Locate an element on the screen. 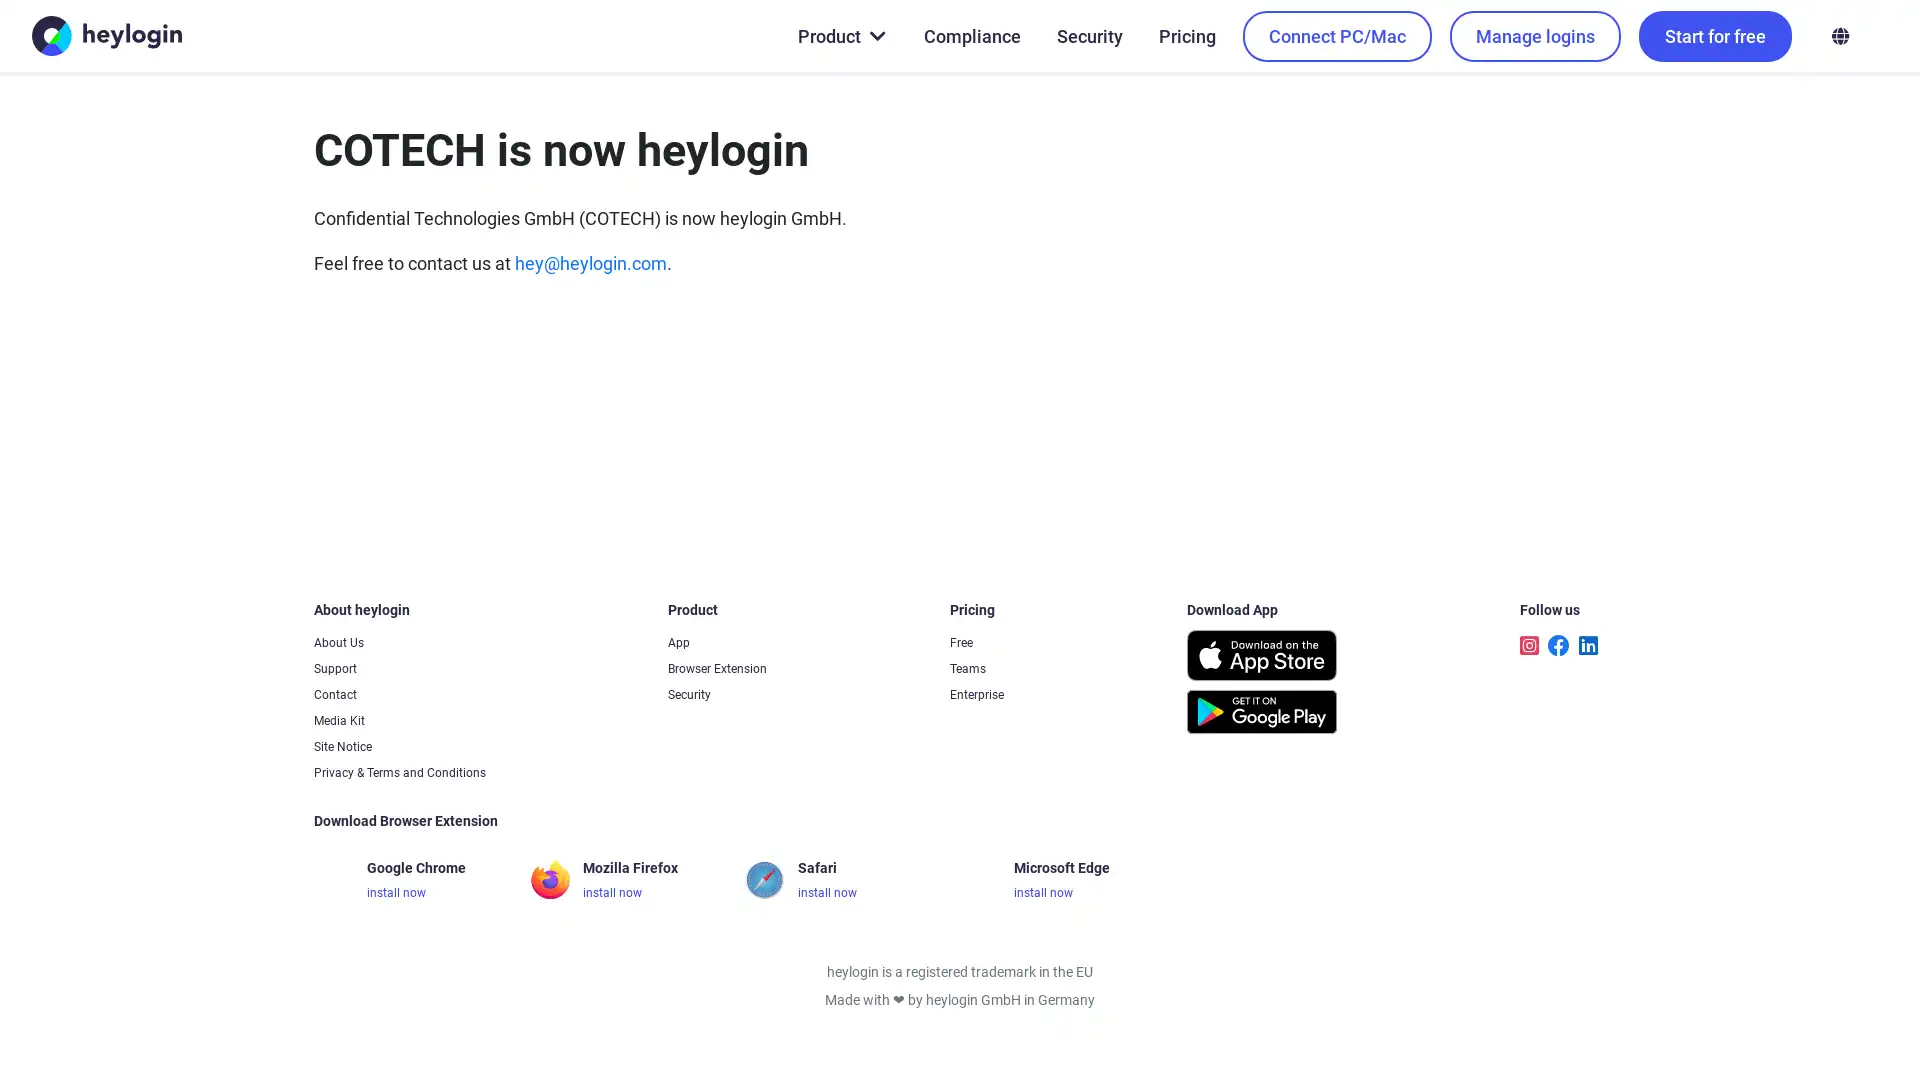 Image resolution: width=1920 pixels, height=1080 pixels. Product is located at coordinates (840, 35).